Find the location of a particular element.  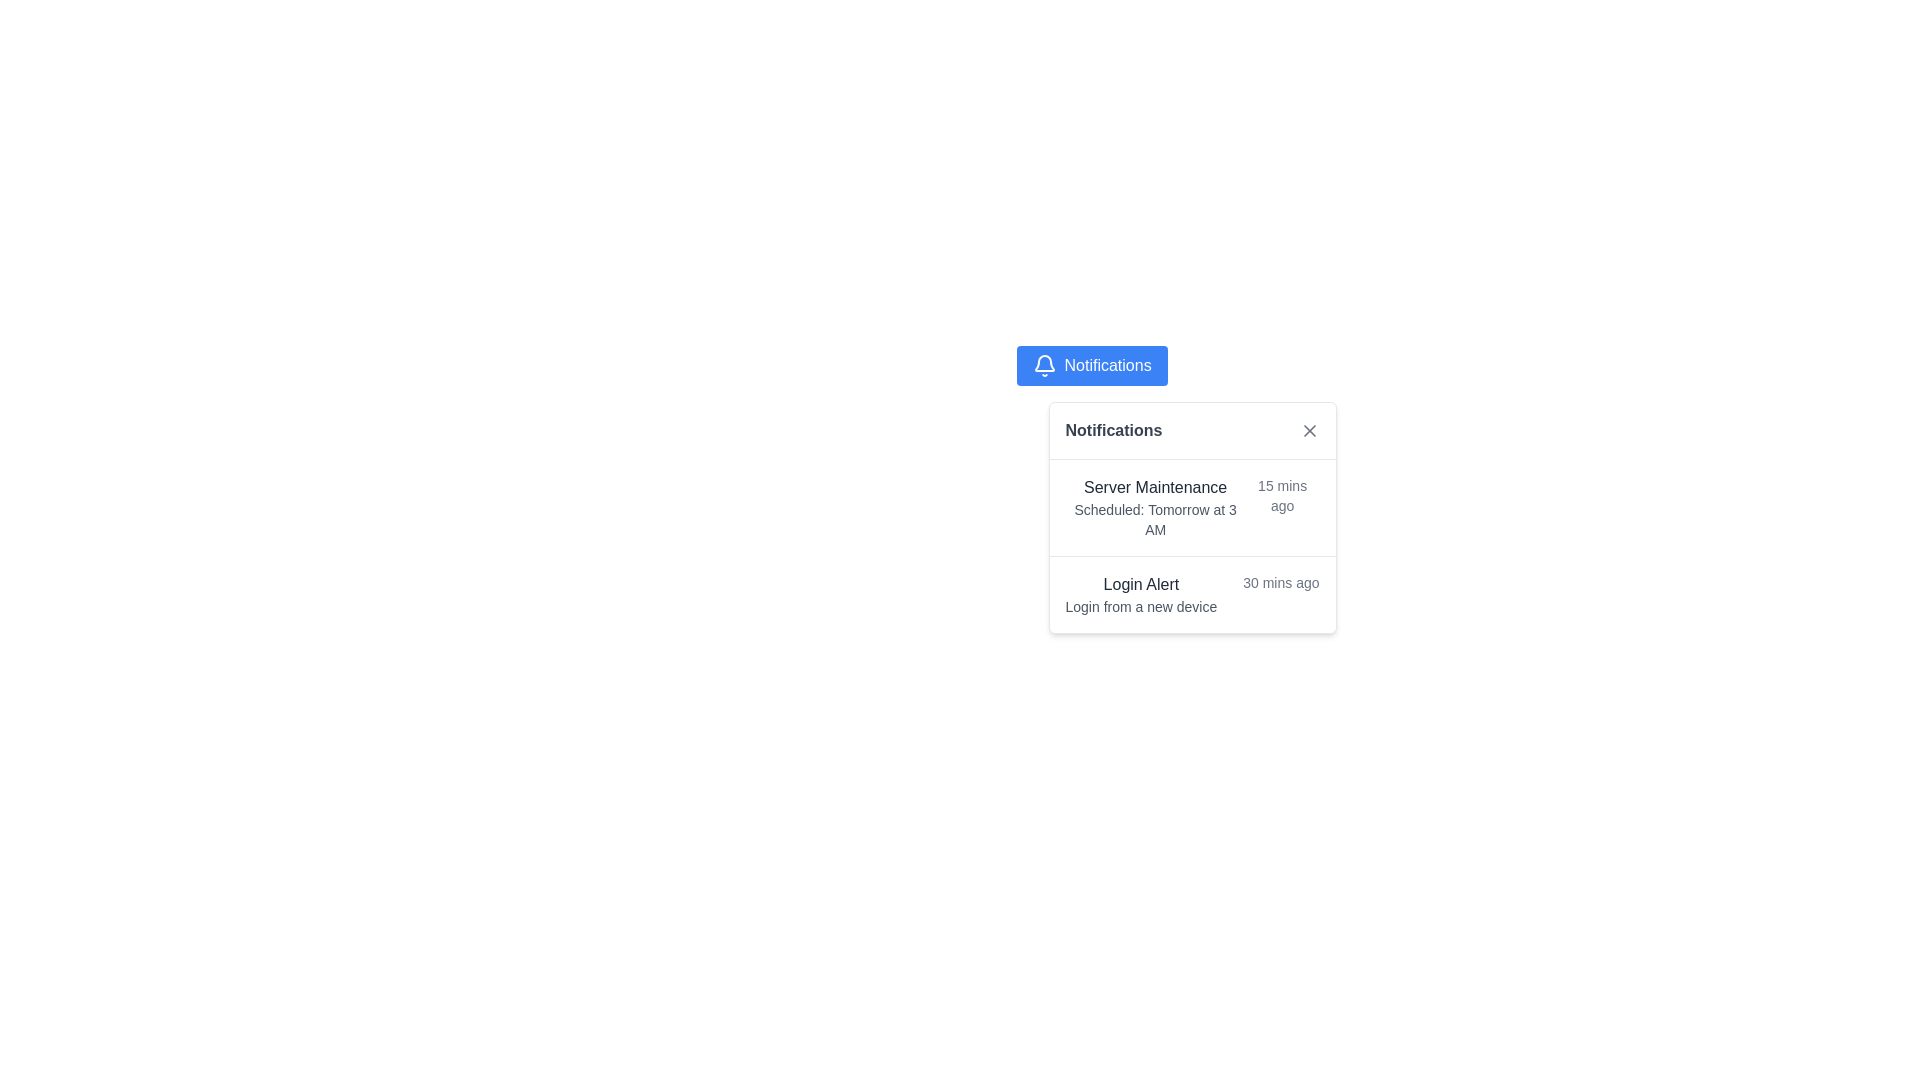

the dismissal button located on the far right side of the header bar of the notification modal is located at coordinates (1309, 430).